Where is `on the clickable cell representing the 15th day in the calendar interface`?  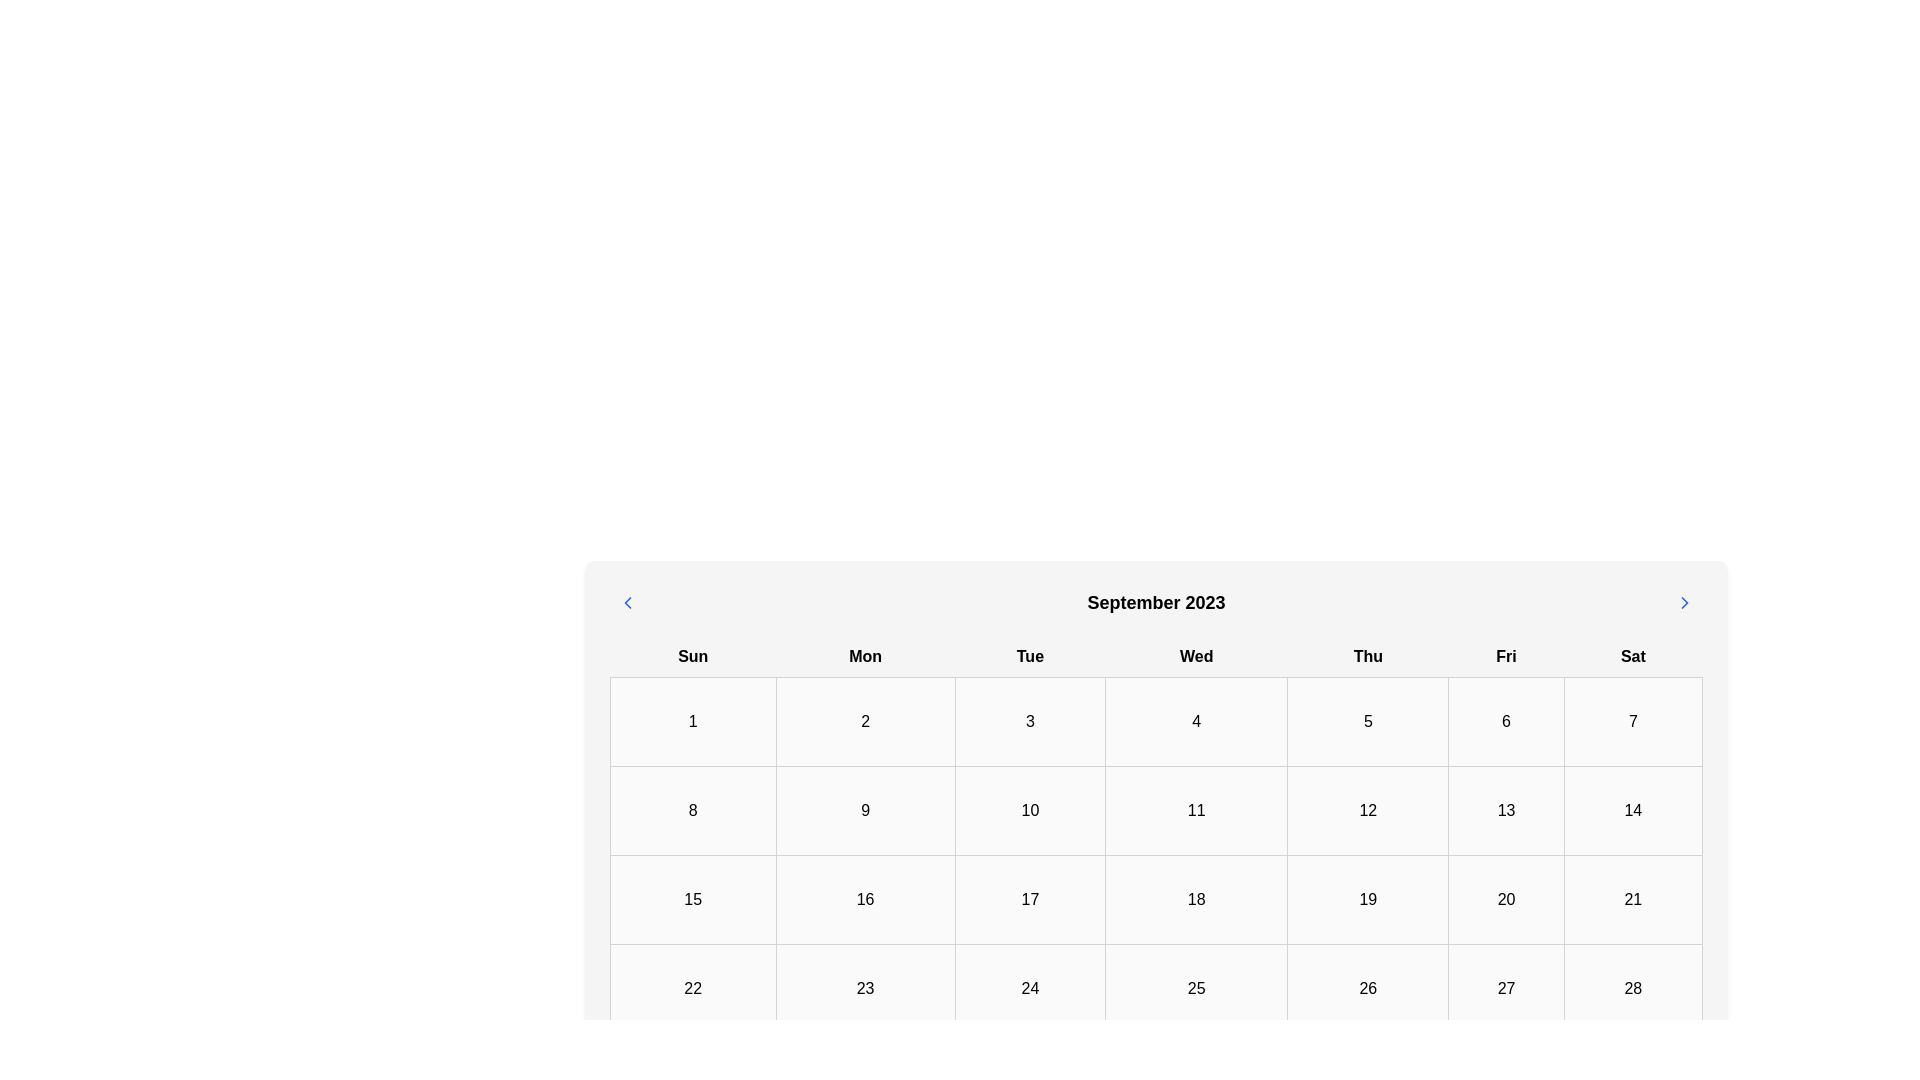
on the clickable cell representing the 15th day in the calendar interface is located at coordinates (692, 898).